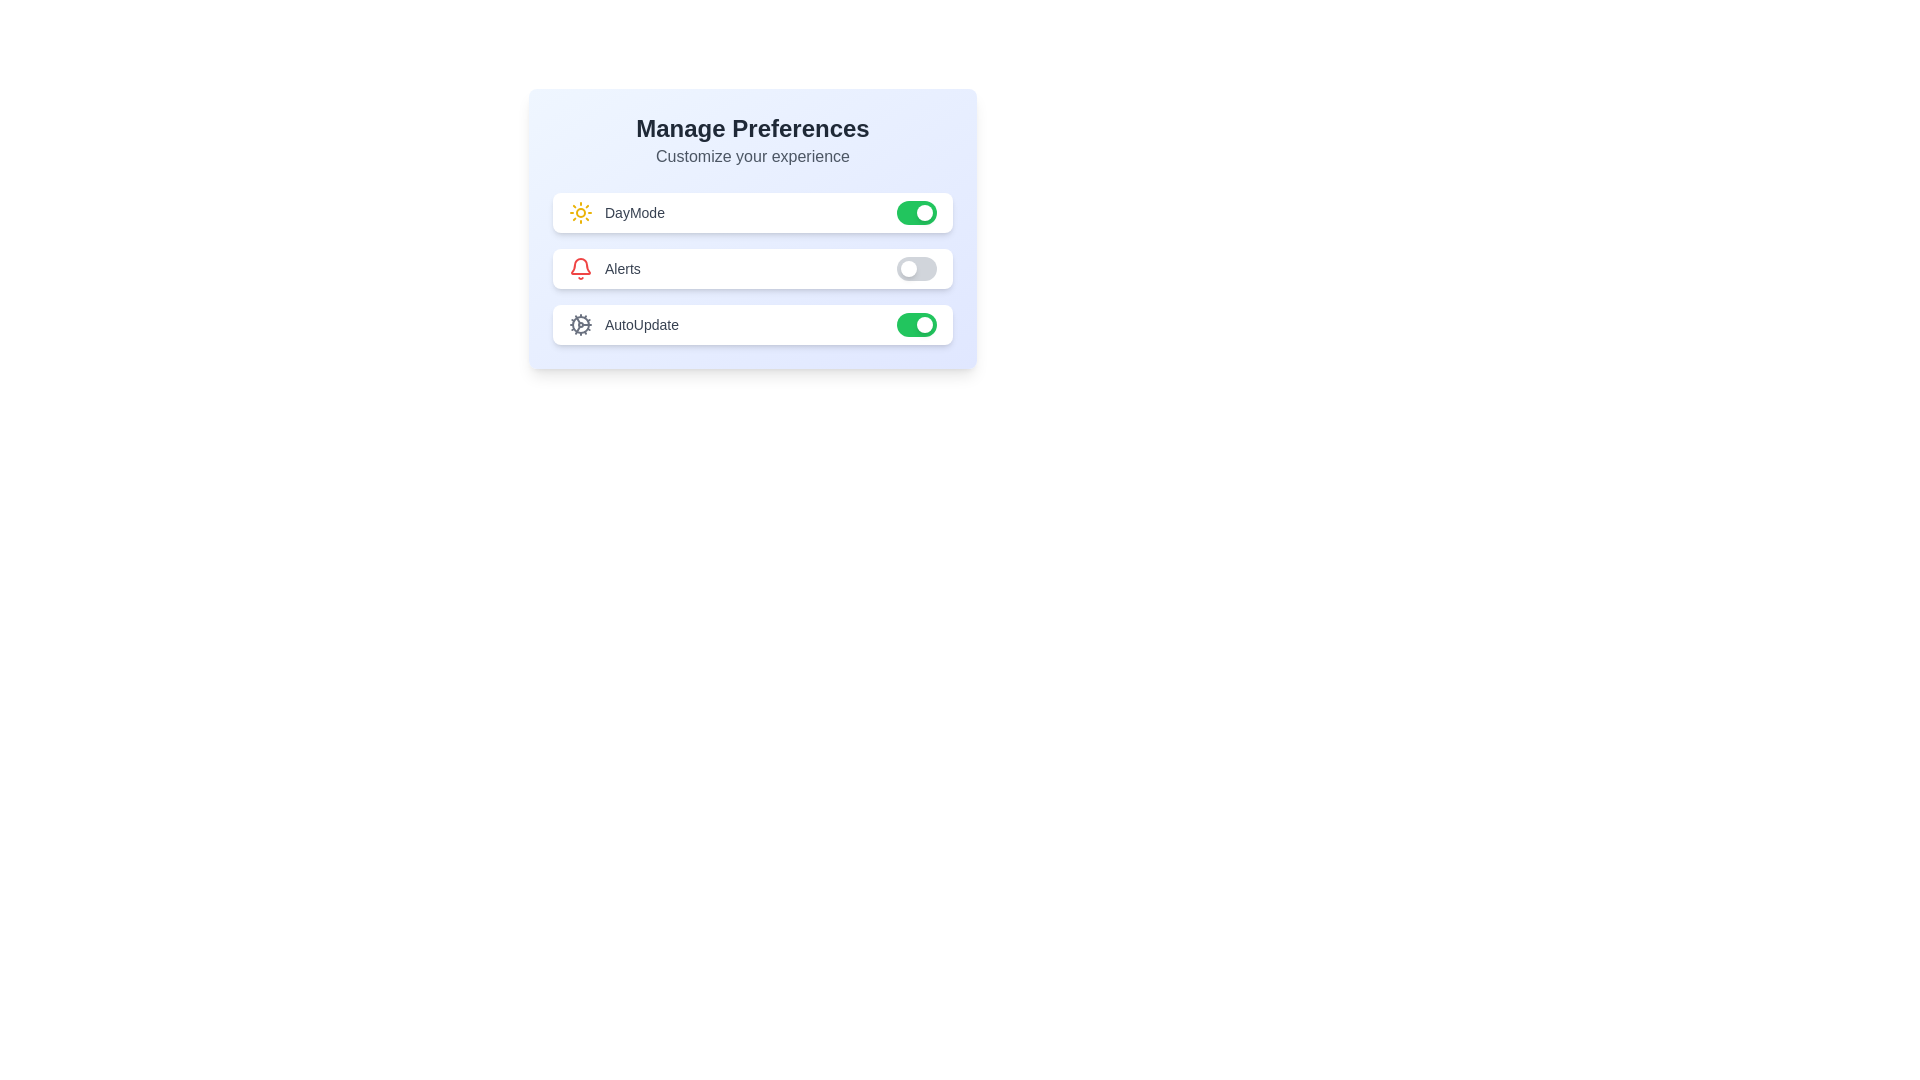 The image size is (1920, 1080). Describe the element at coordinates (752, 128) in the screenshot. I see `the text heading element titled 'Manage Preferences', which is centrally aligned and serves as the title for preference management` at that location.